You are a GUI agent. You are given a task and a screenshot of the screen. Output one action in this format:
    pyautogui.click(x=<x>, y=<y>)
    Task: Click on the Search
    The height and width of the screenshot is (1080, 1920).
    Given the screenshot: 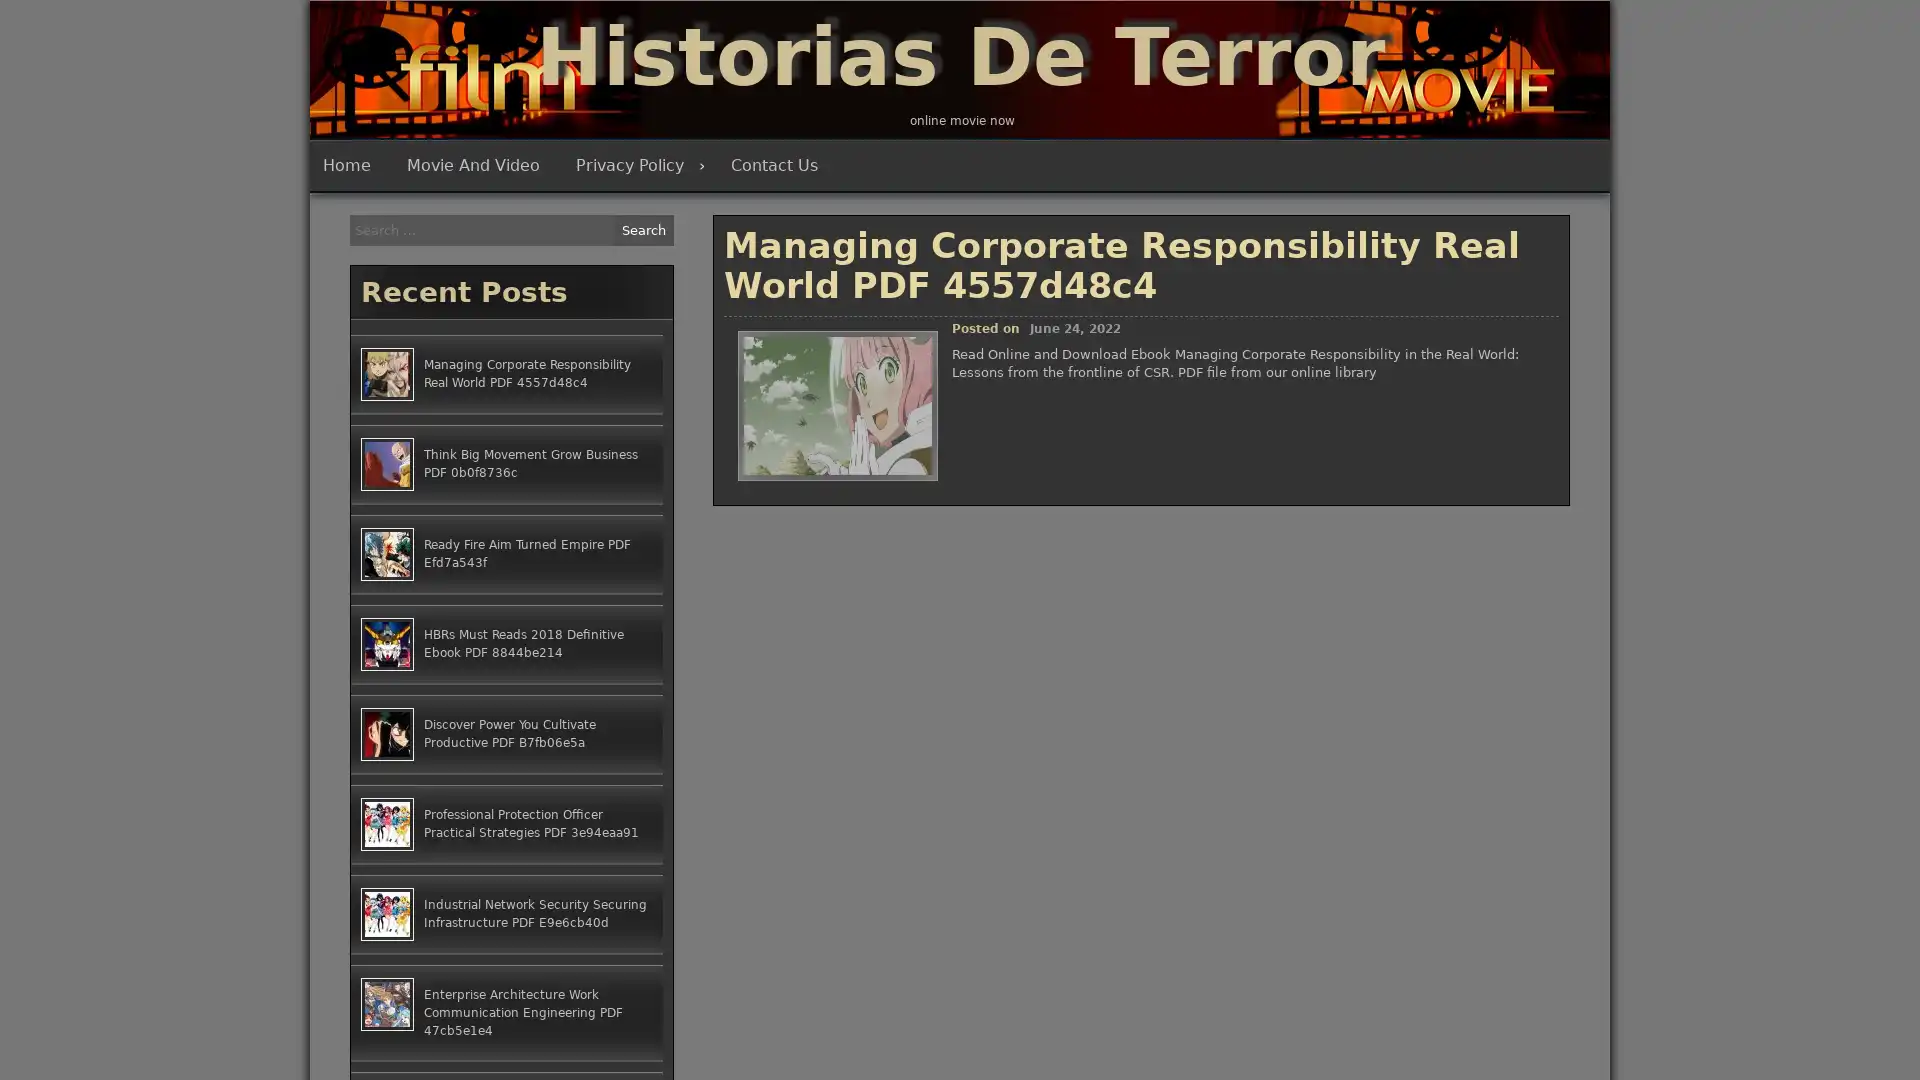 What is the action you would take?
    pyautogui.click(x=643, y=229)
    